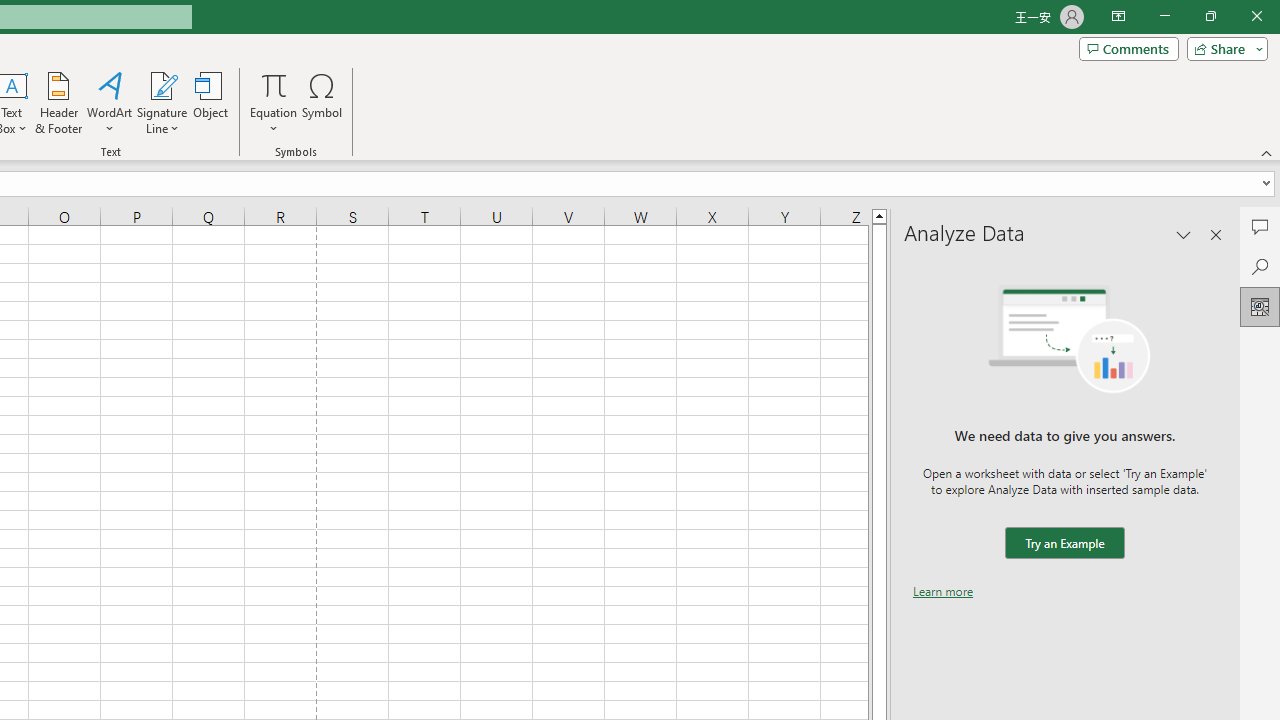  Describe the element at coordinates (1063, 543) in the screenshot. I see `'We need data to give you answers. Try an Example'` at that location.